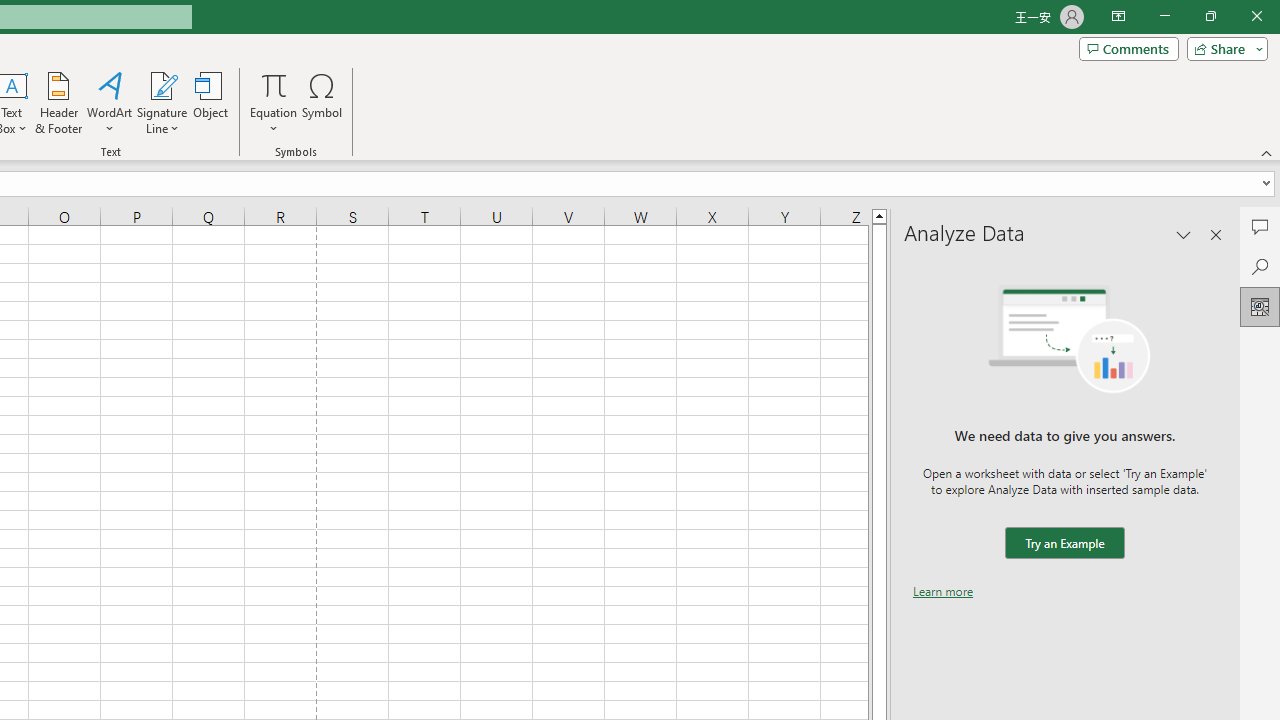  Describe the element at coordinates (1063, 543) in the screenshot. I see `'We need data to give you answers. Try an Example'` at that location.